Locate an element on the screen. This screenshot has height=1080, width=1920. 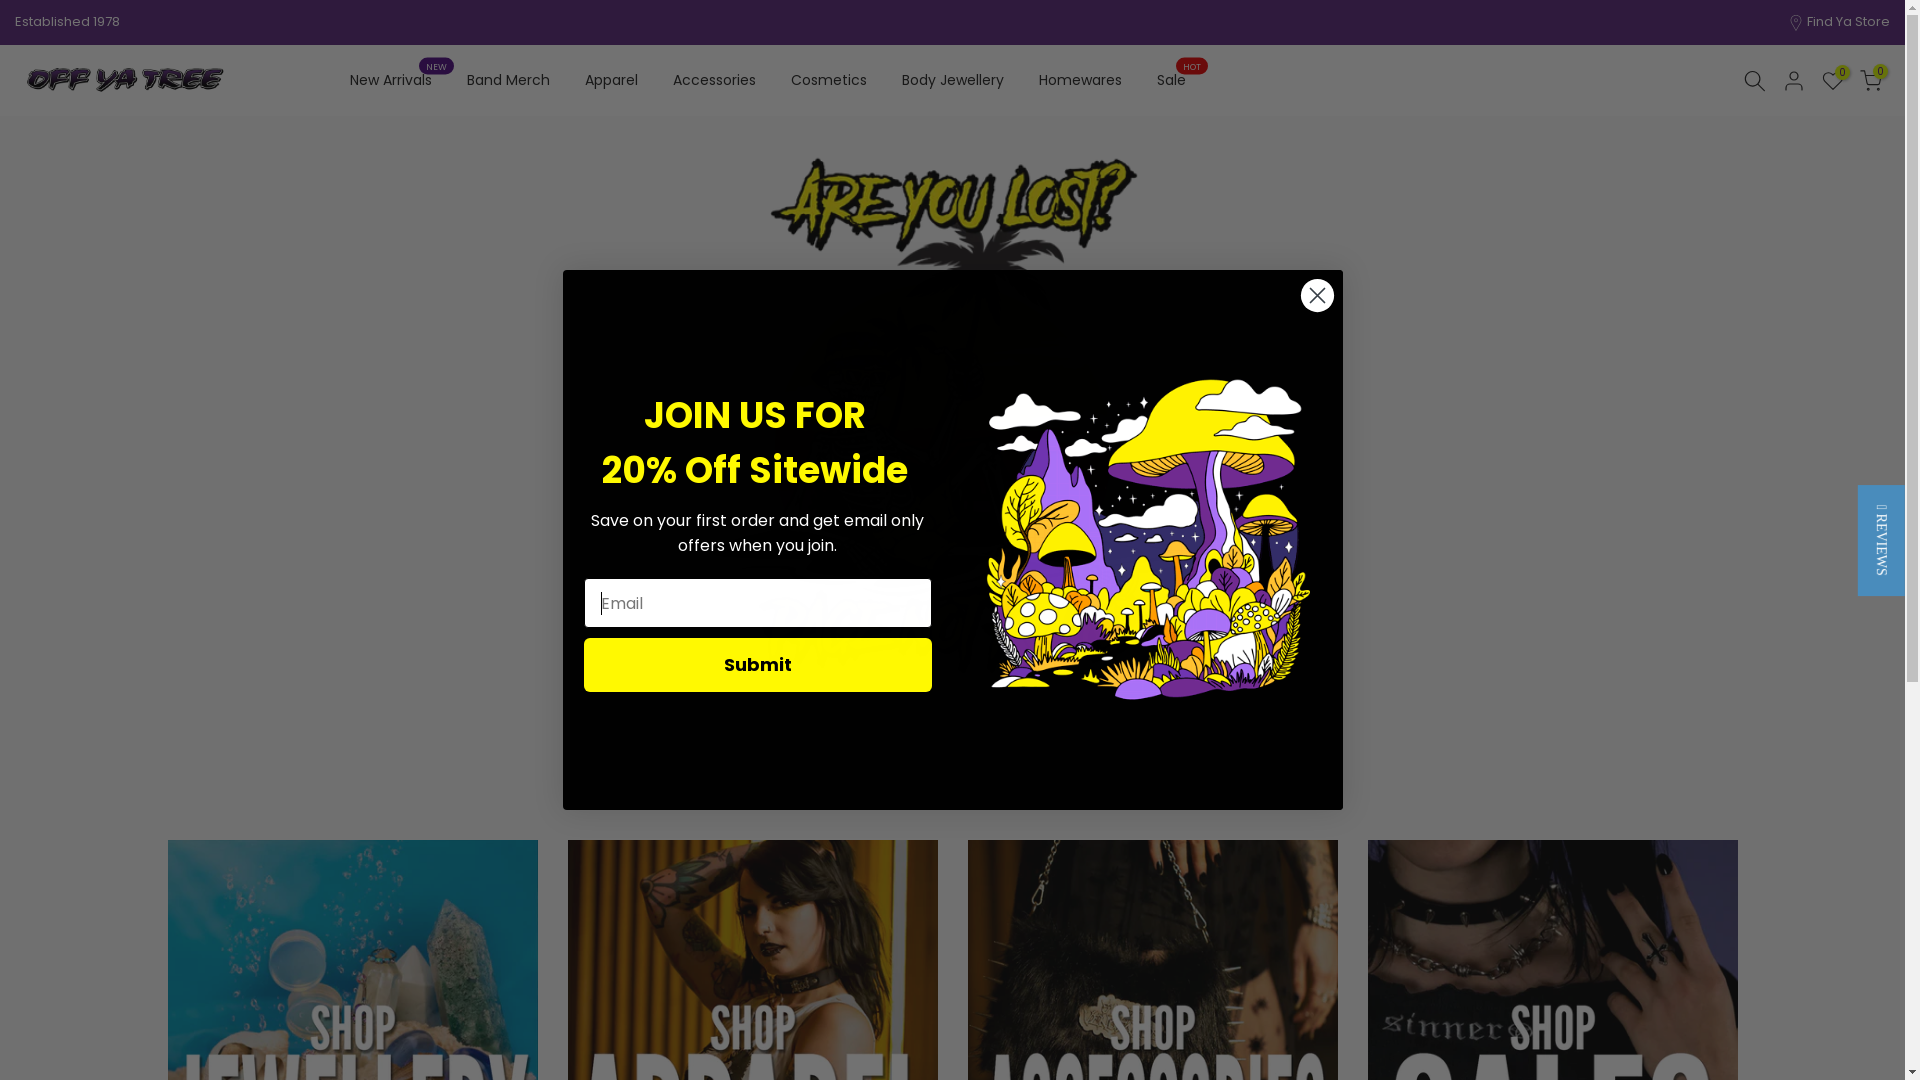
'Cosmetics' is located at coordinates (828, 79).